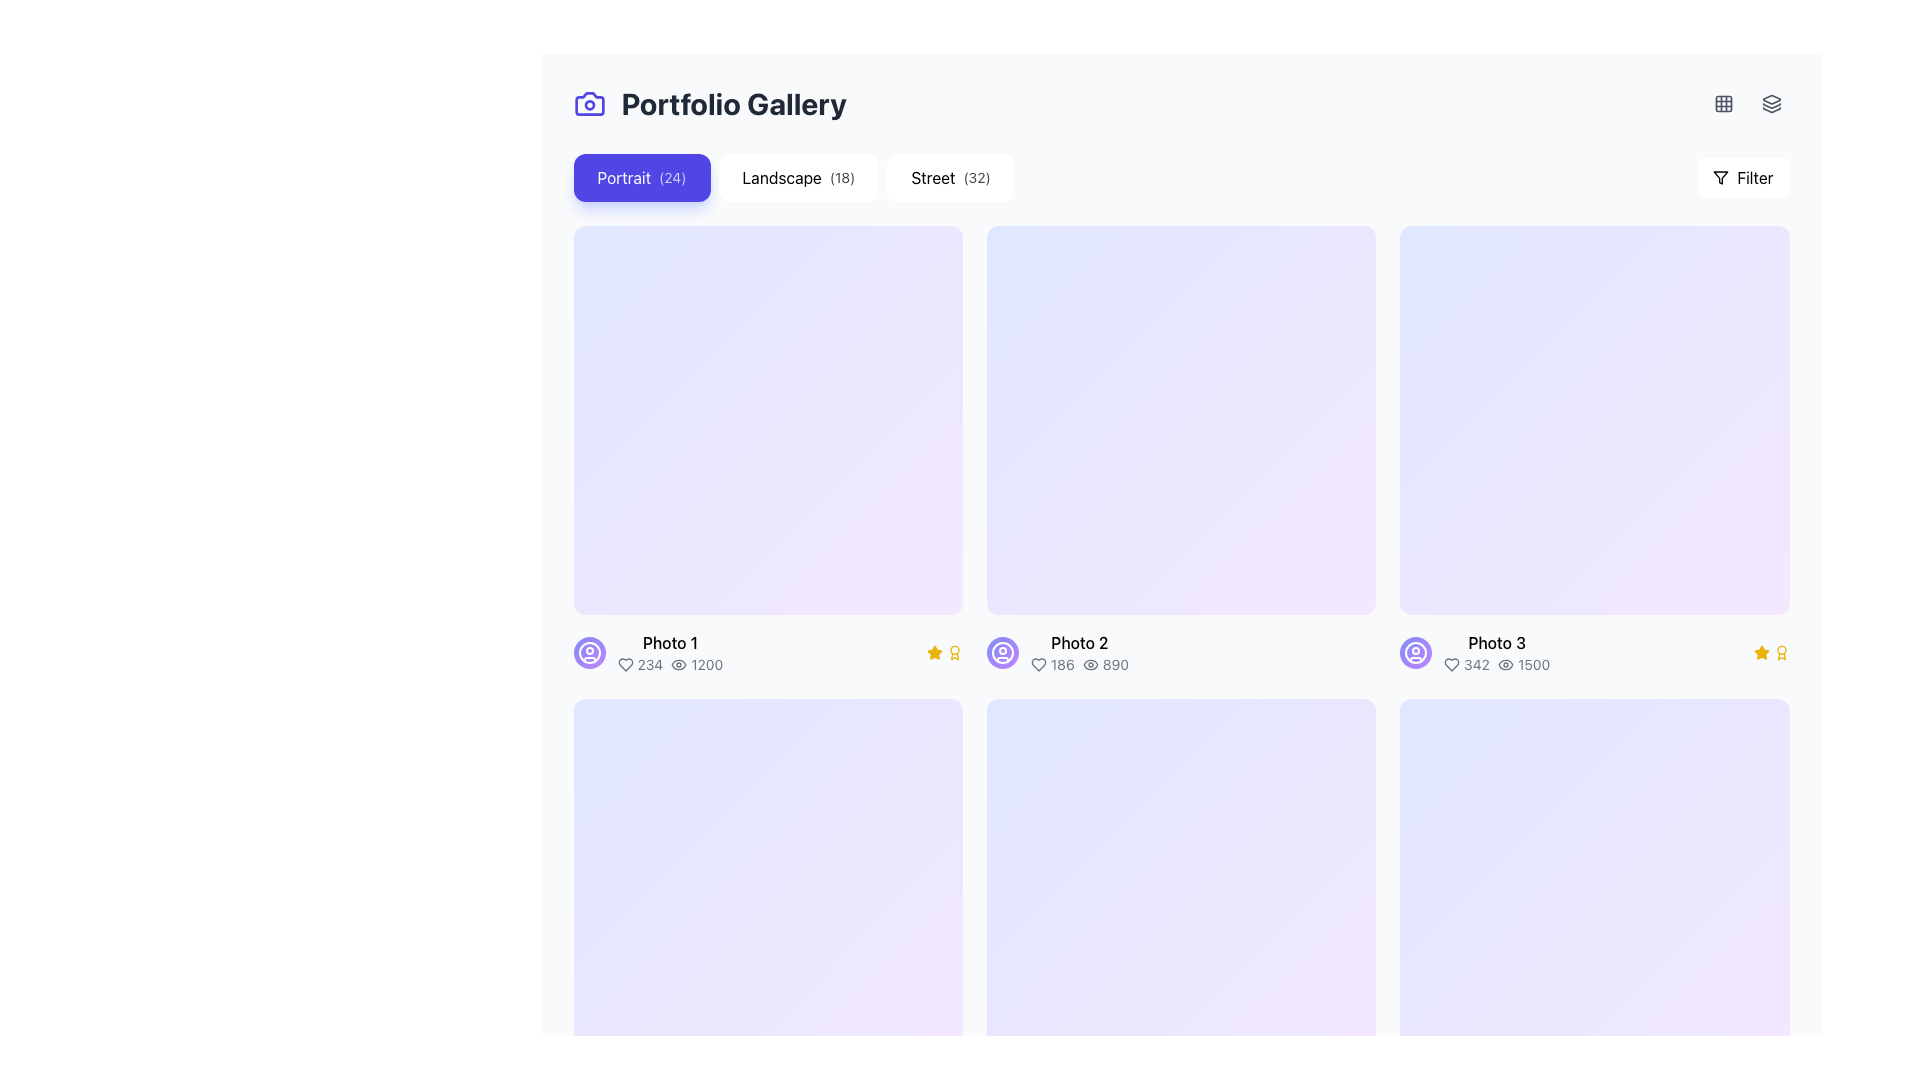 This screenshot has width=1920, height=1080. I want to click on the 'Portfolio Gallery' header that includes a purple camera icon and bold black text, located at the top-left section of the interface, so click(710, 104).